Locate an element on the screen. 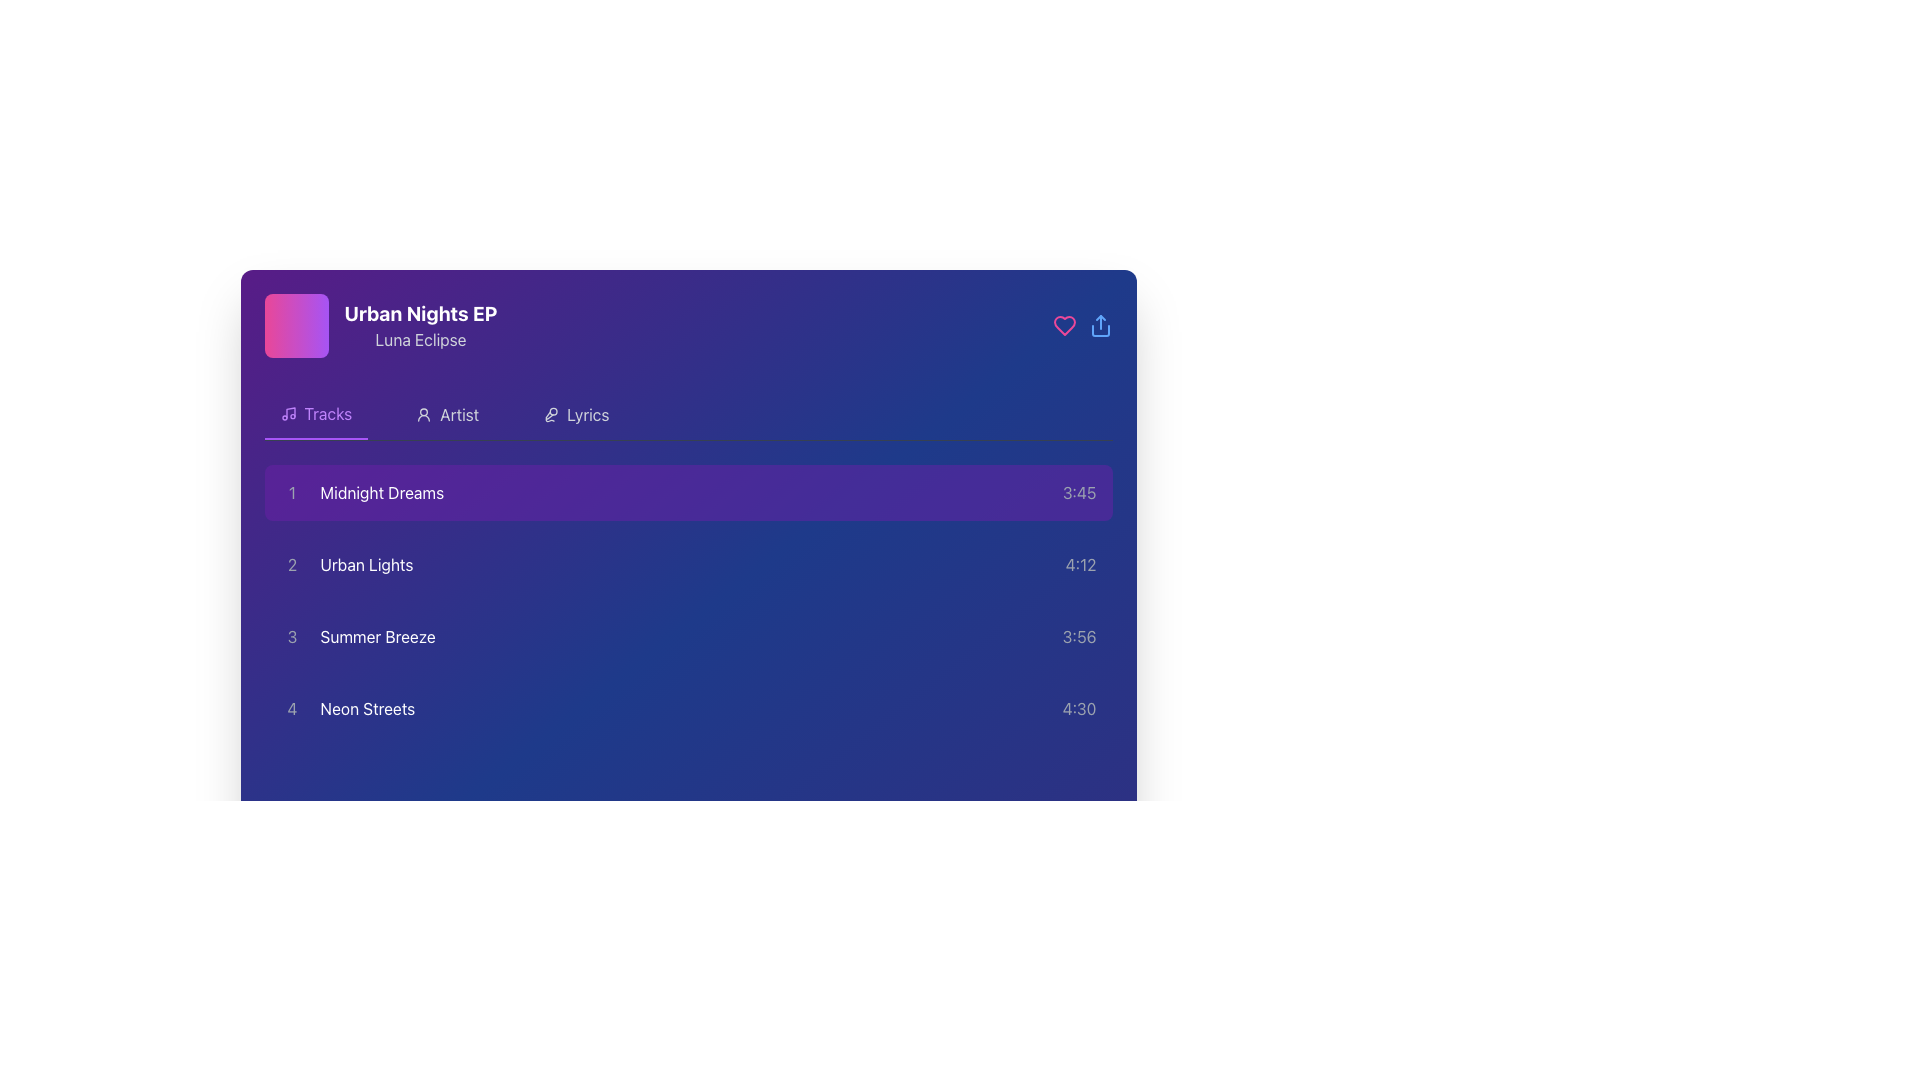 The image size is (1920, 1080). the 'Tracks' text label in the navigation tab is located at coordinates (328, 412).